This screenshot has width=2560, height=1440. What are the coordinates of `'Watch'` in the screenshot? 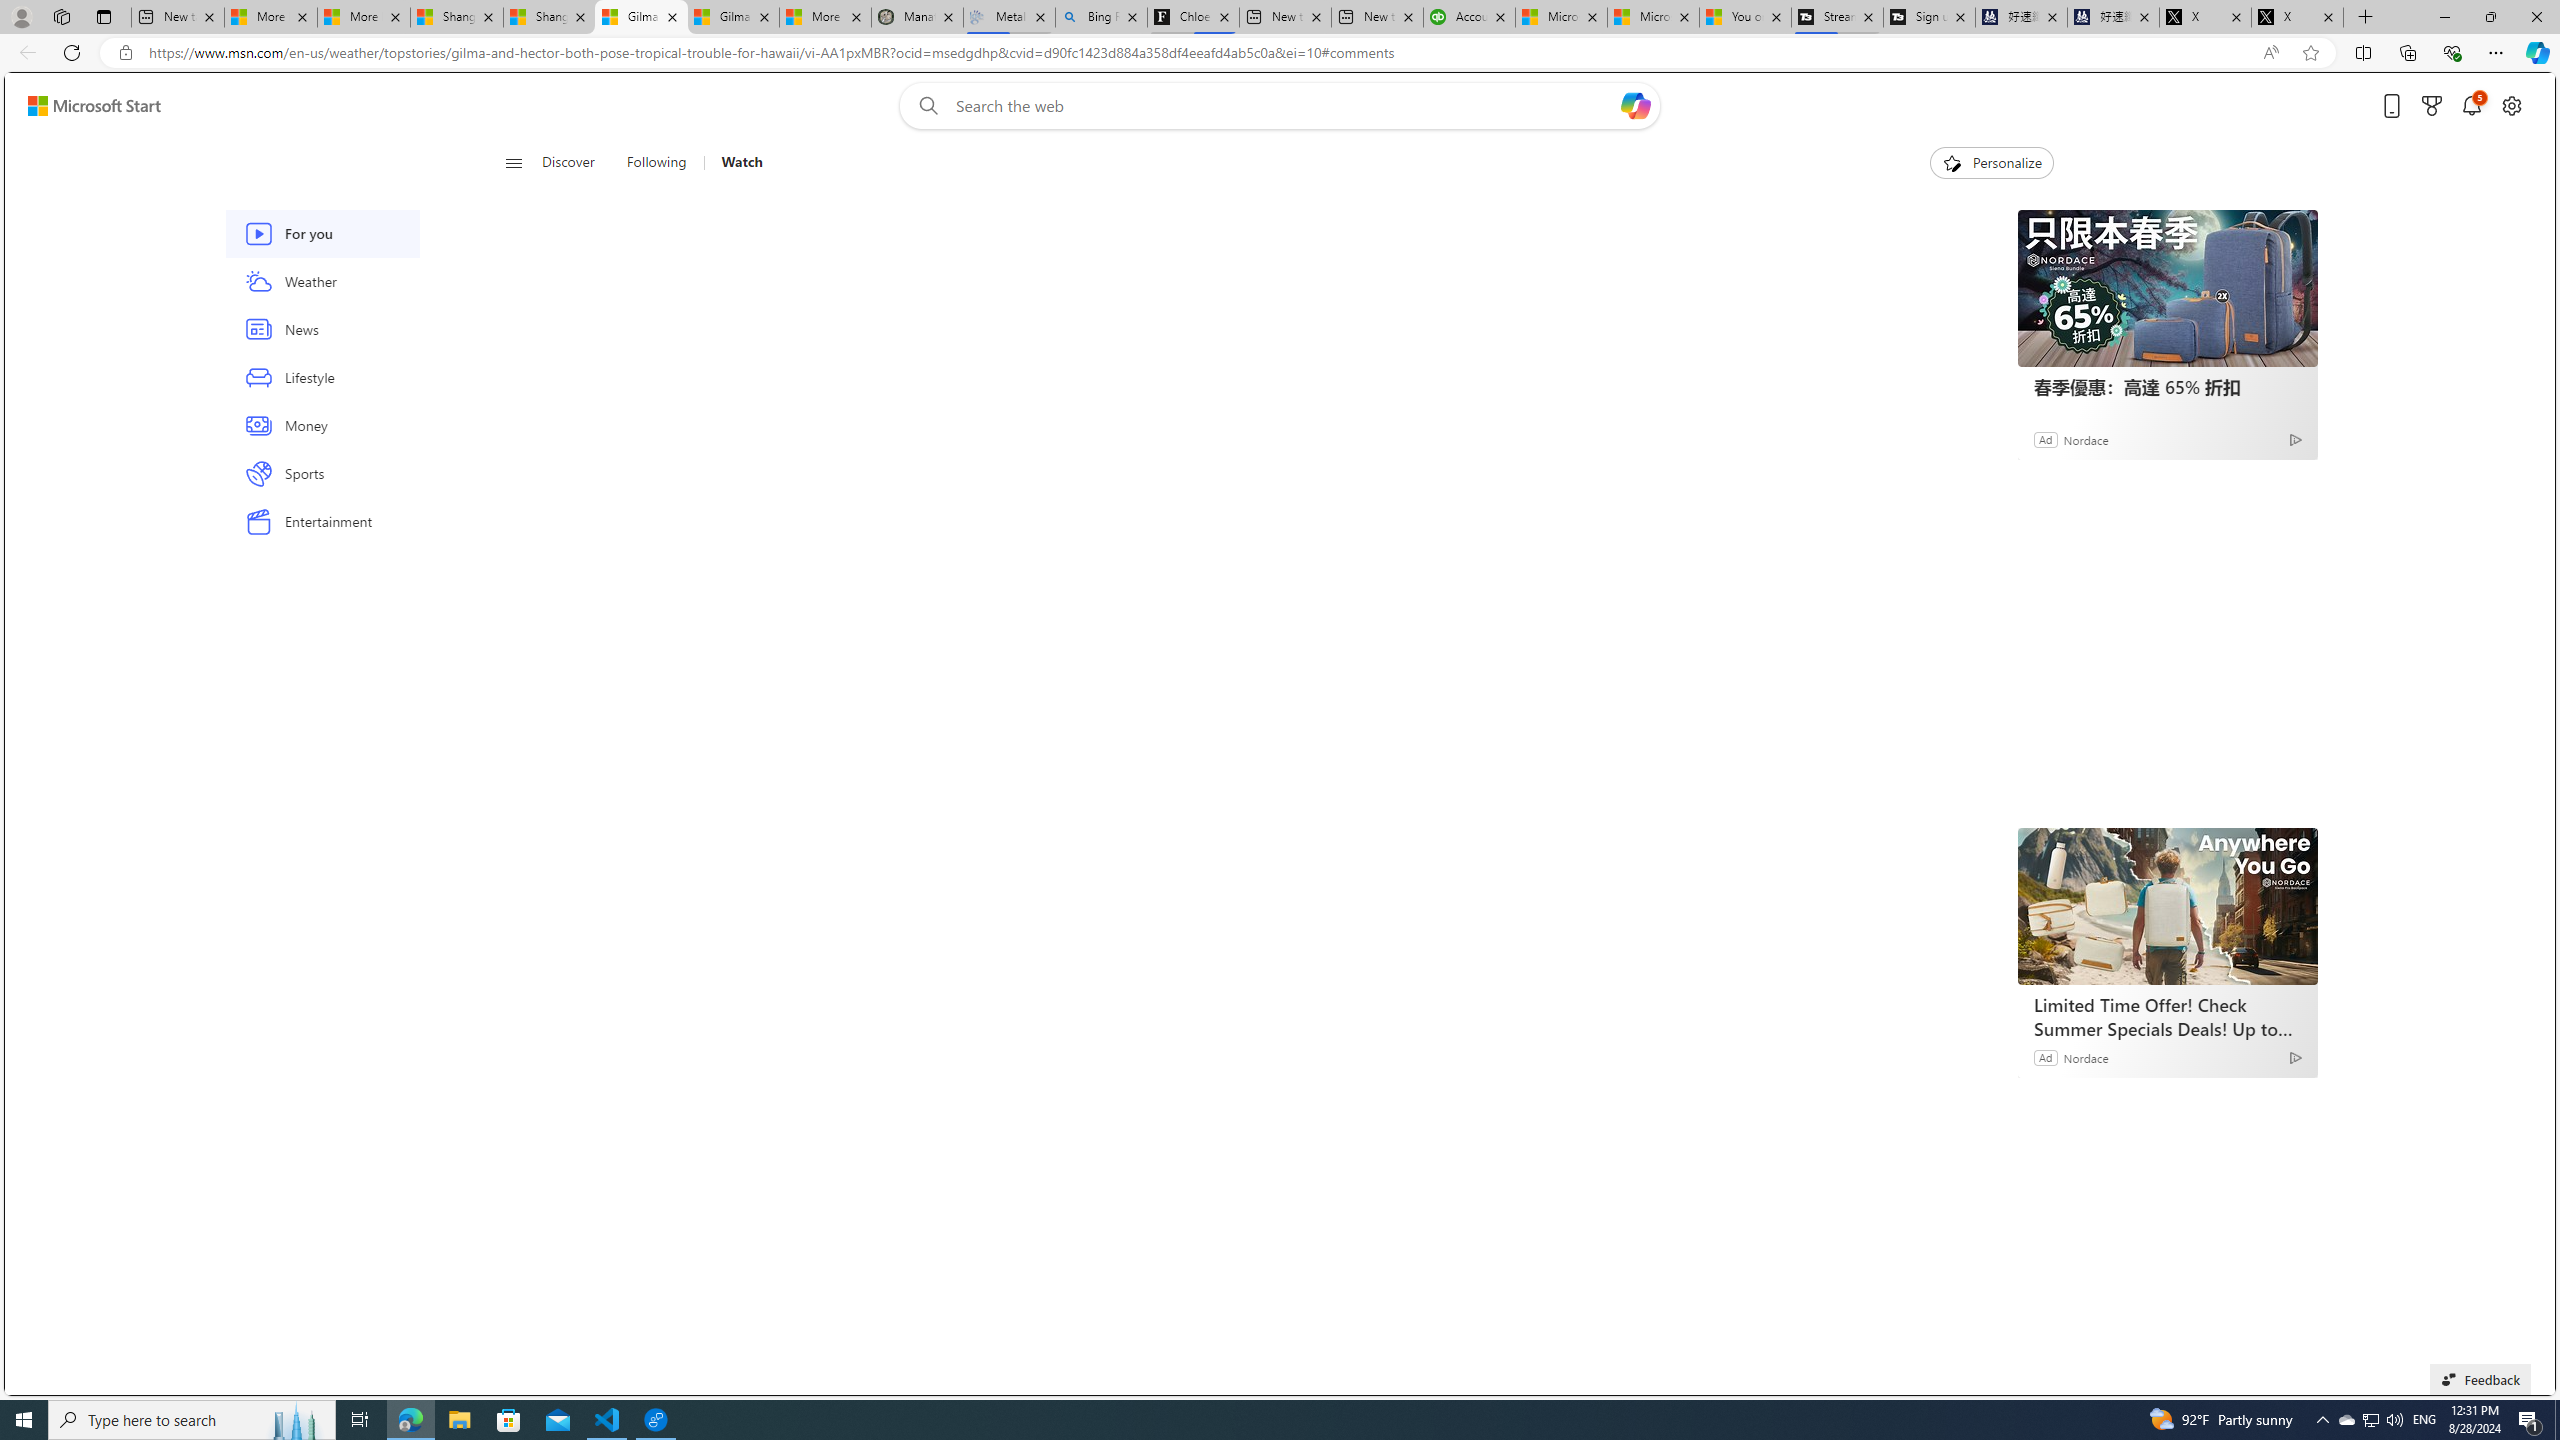 It's located at (741, 162).